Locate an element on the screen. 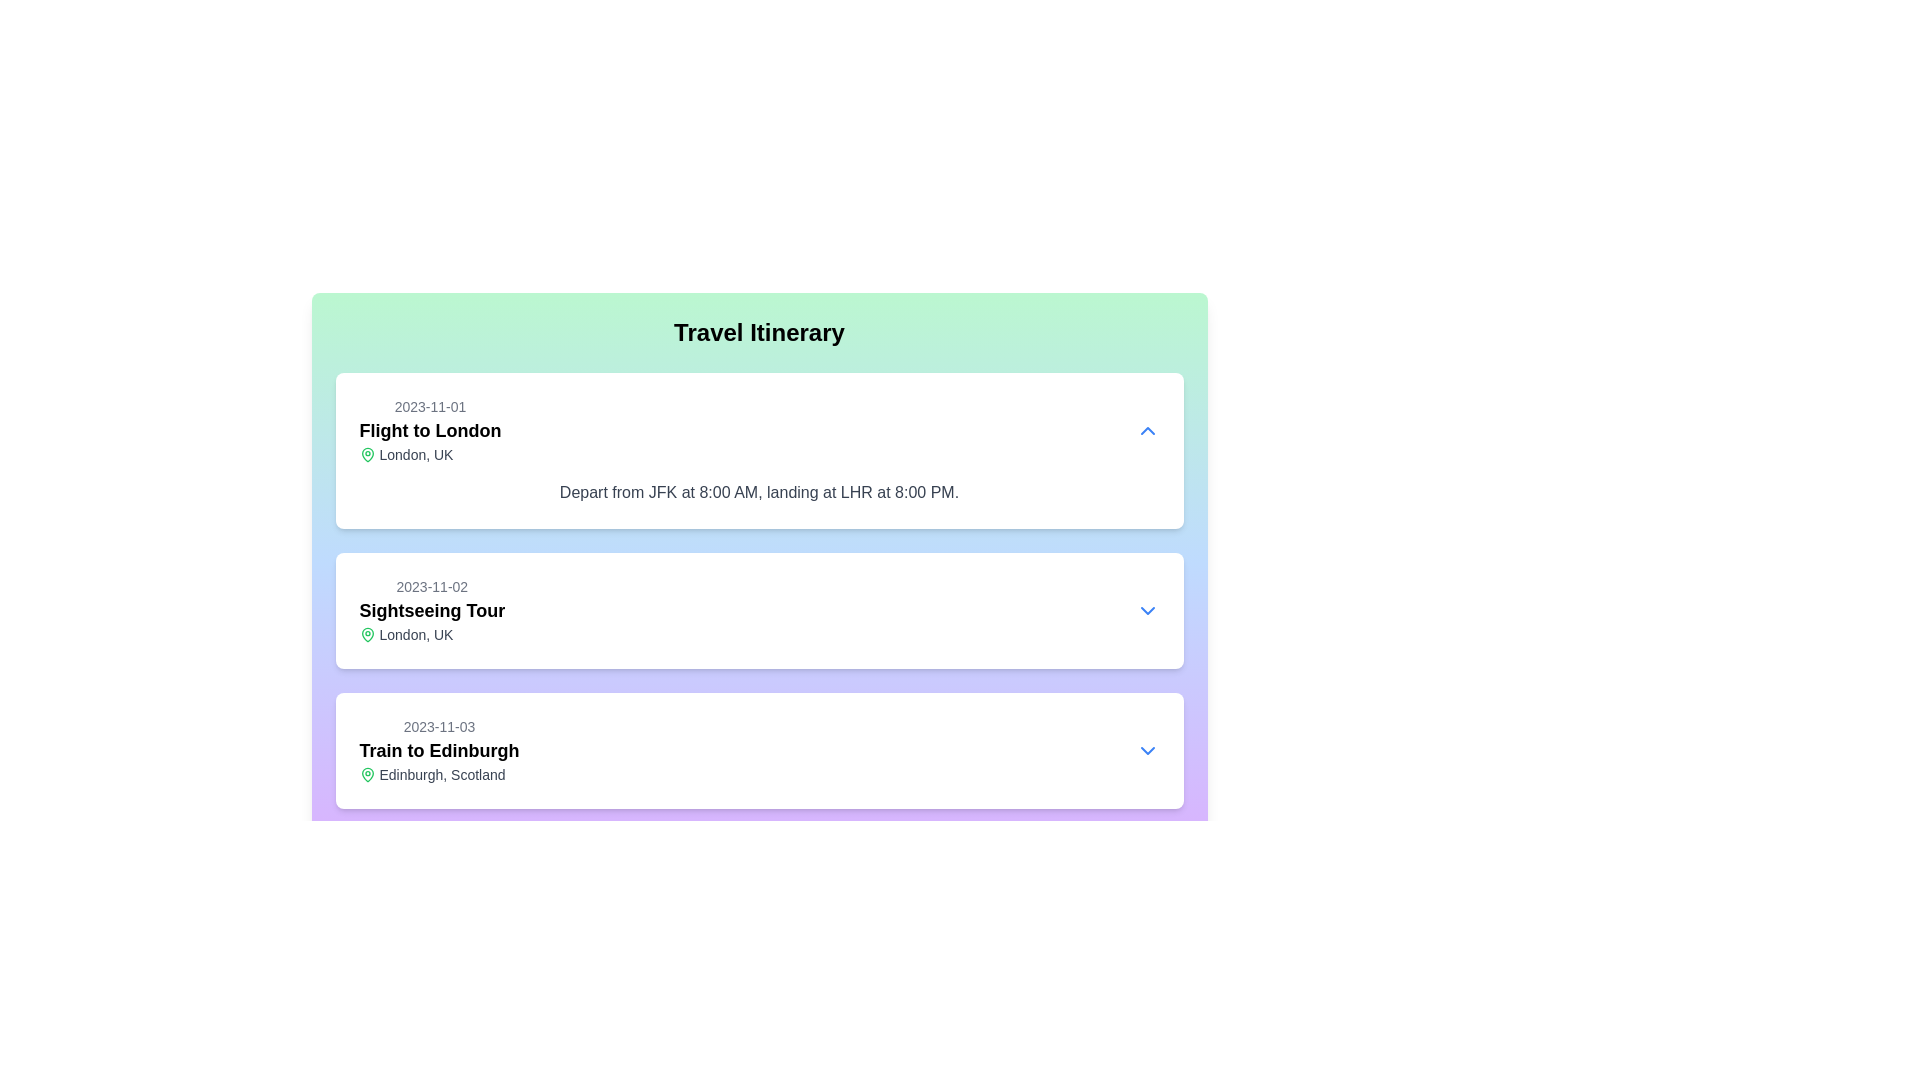  the information of the travel itinerary item, which includes the date '2023-11-01', the flight destination 'Flight to London', and the location 'London, UK' indicated by a green map pin icon is located at coordinates (429, 430).